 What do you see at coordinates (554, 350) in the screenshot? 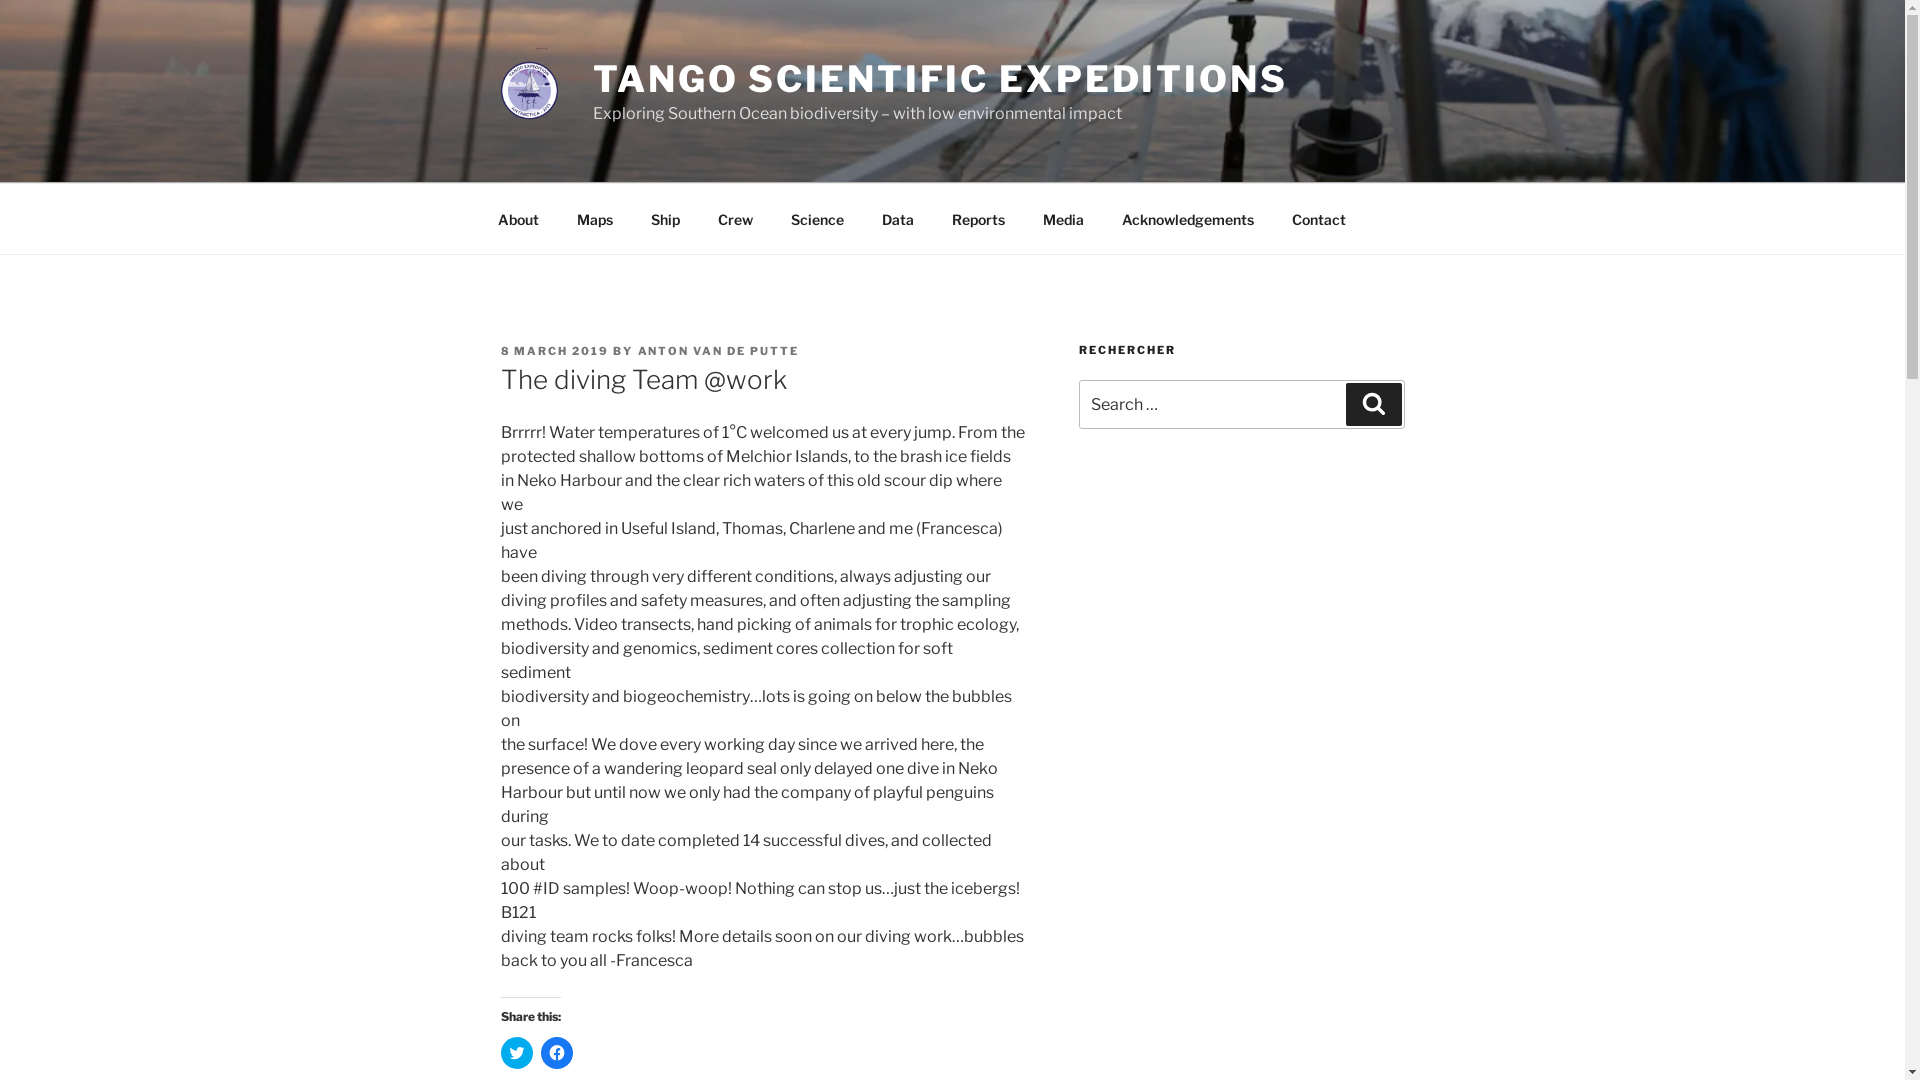
I see `'8 MARCH 2019'` at bounding box center [554, 350].